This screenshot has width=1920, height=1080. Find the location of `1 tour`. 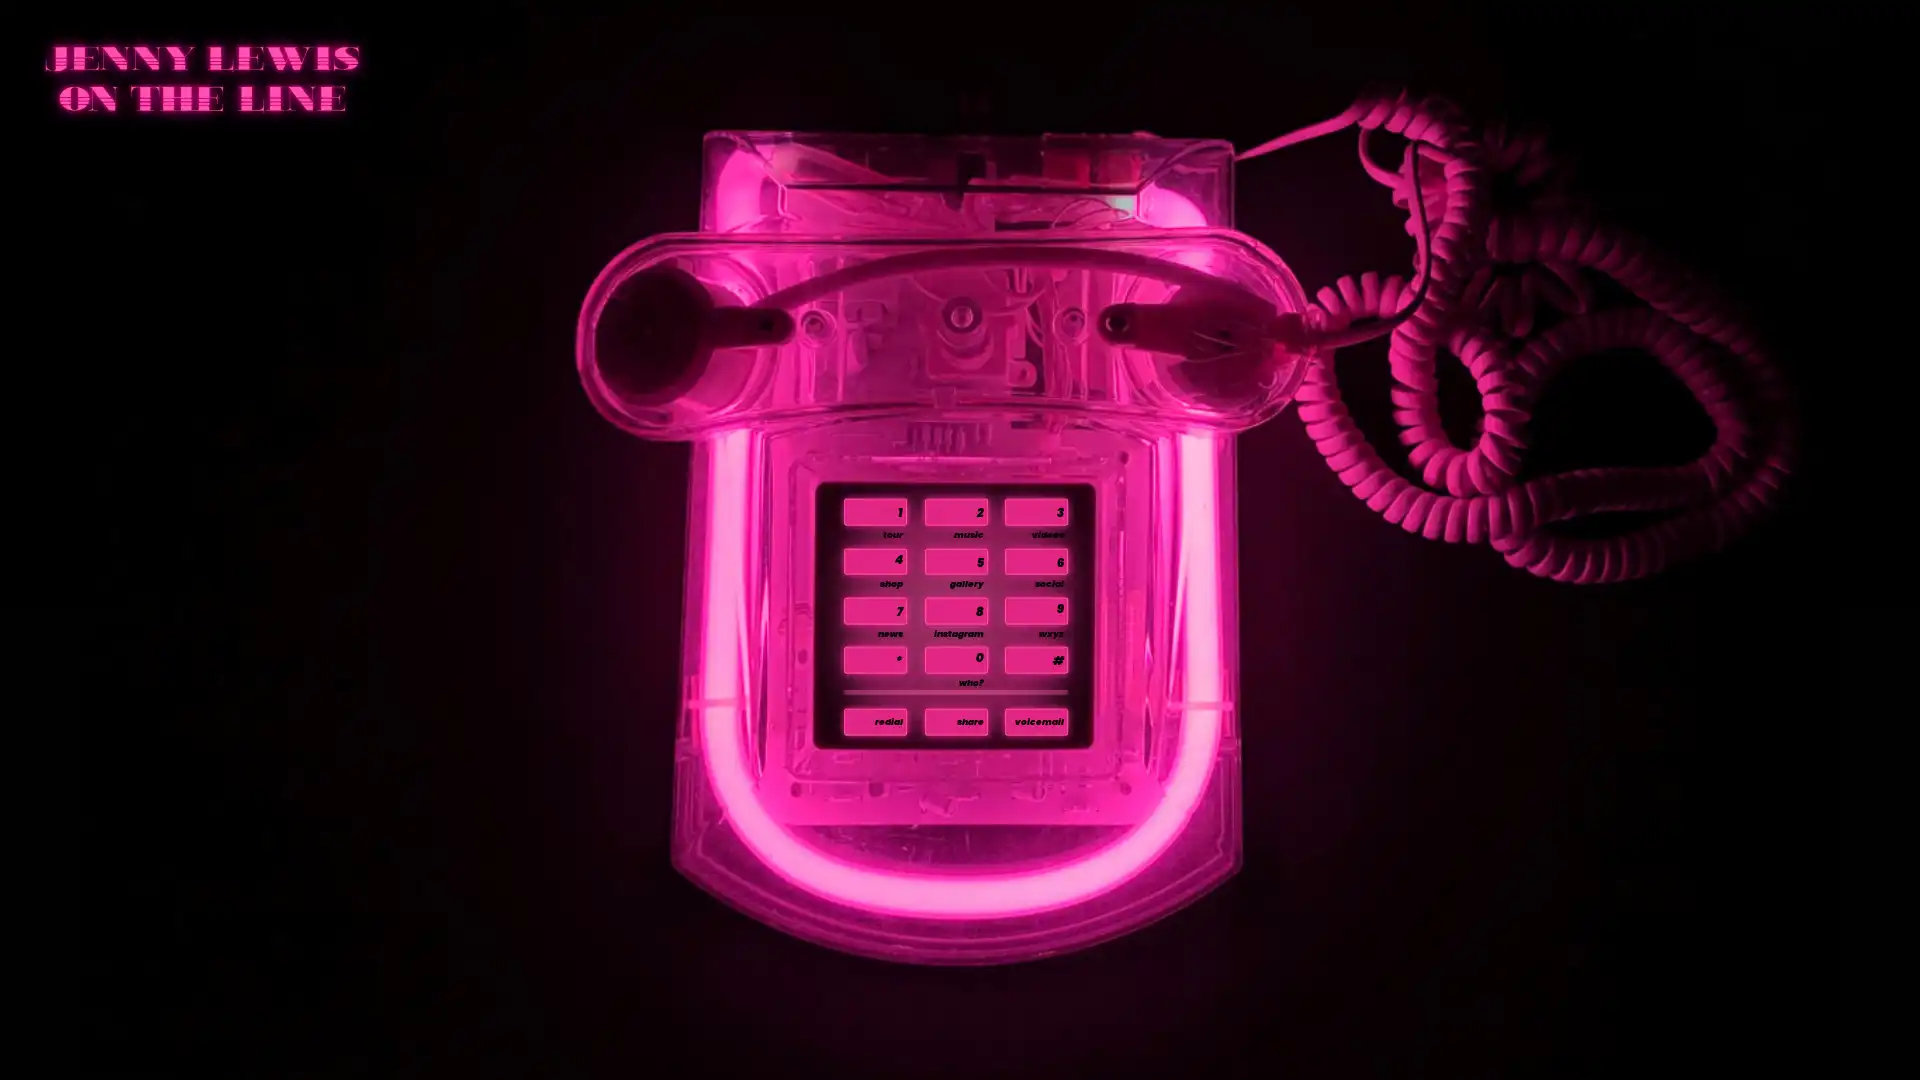

1 tour is located at coordinates (875, 511).